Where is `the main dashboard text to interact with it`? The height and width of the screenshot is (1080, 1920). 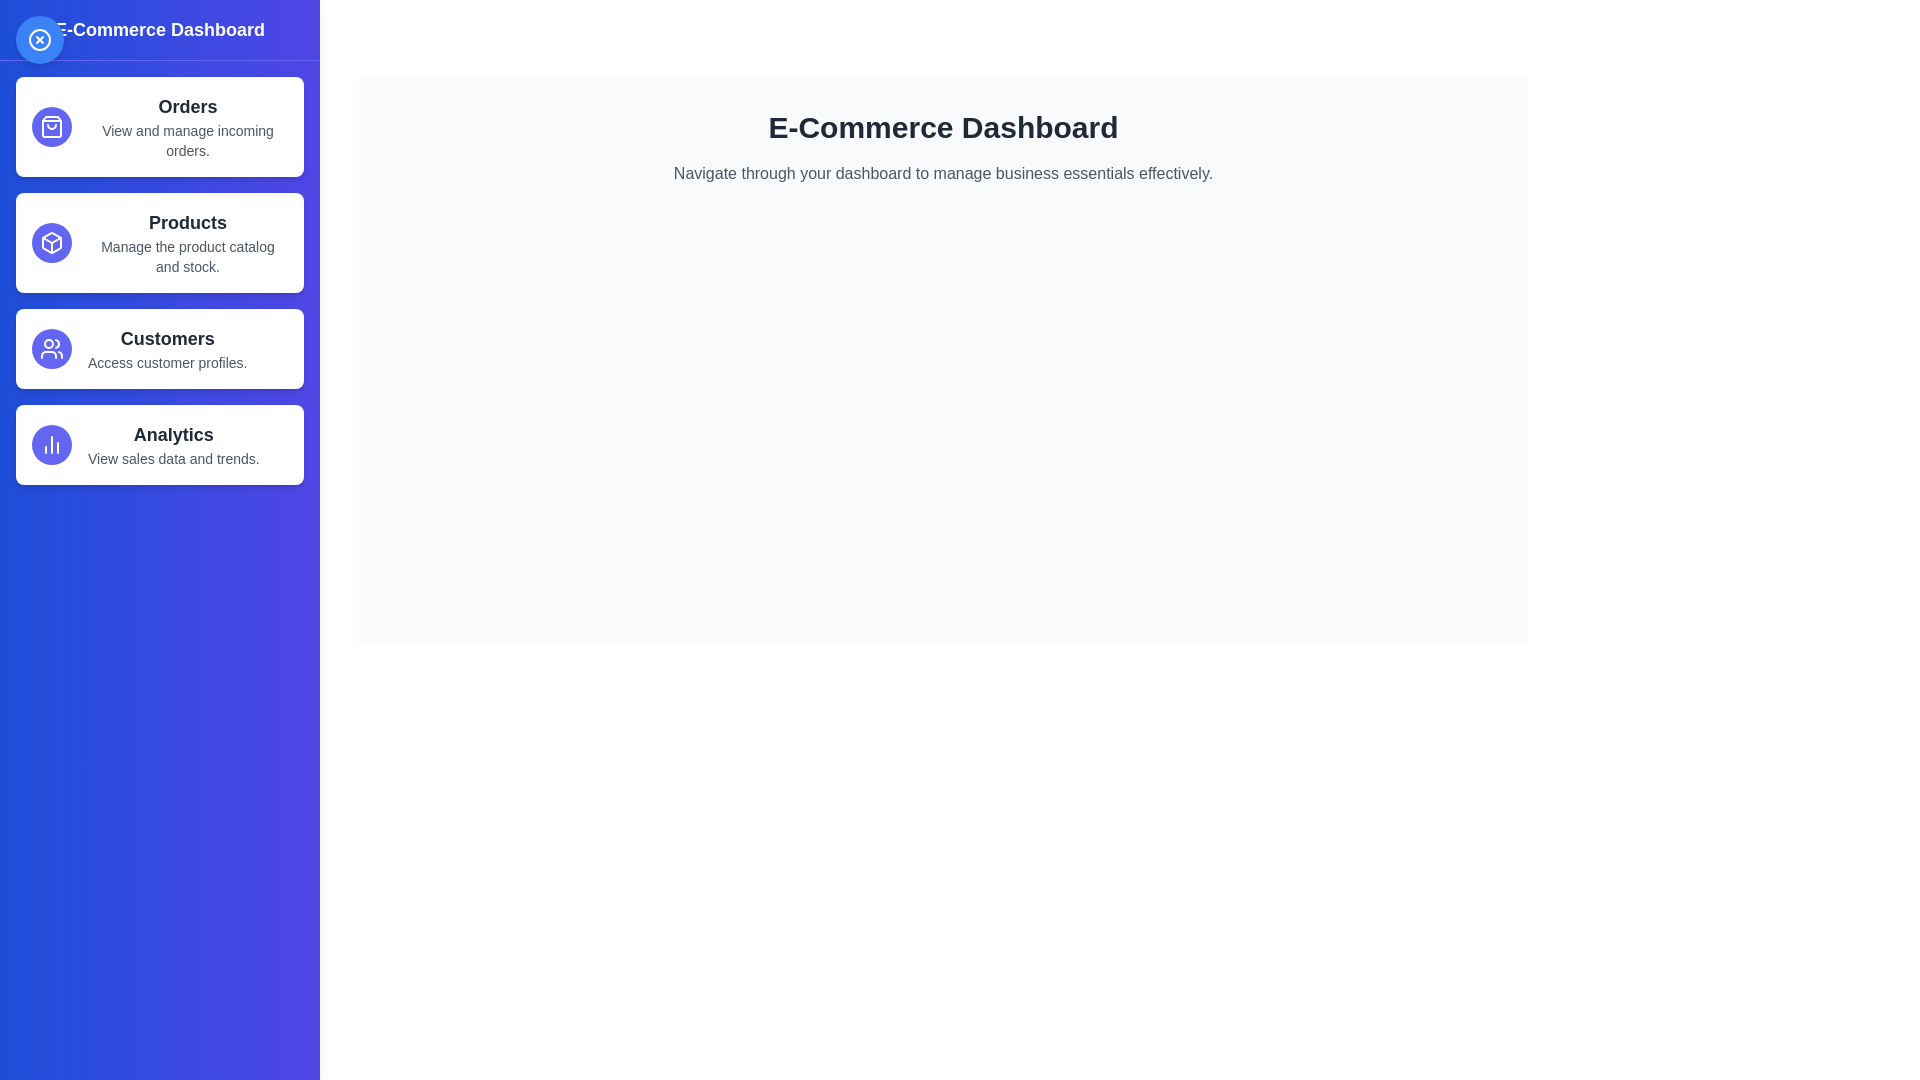 the main dashboard text to interact with it is located at coordinates (942, 127).